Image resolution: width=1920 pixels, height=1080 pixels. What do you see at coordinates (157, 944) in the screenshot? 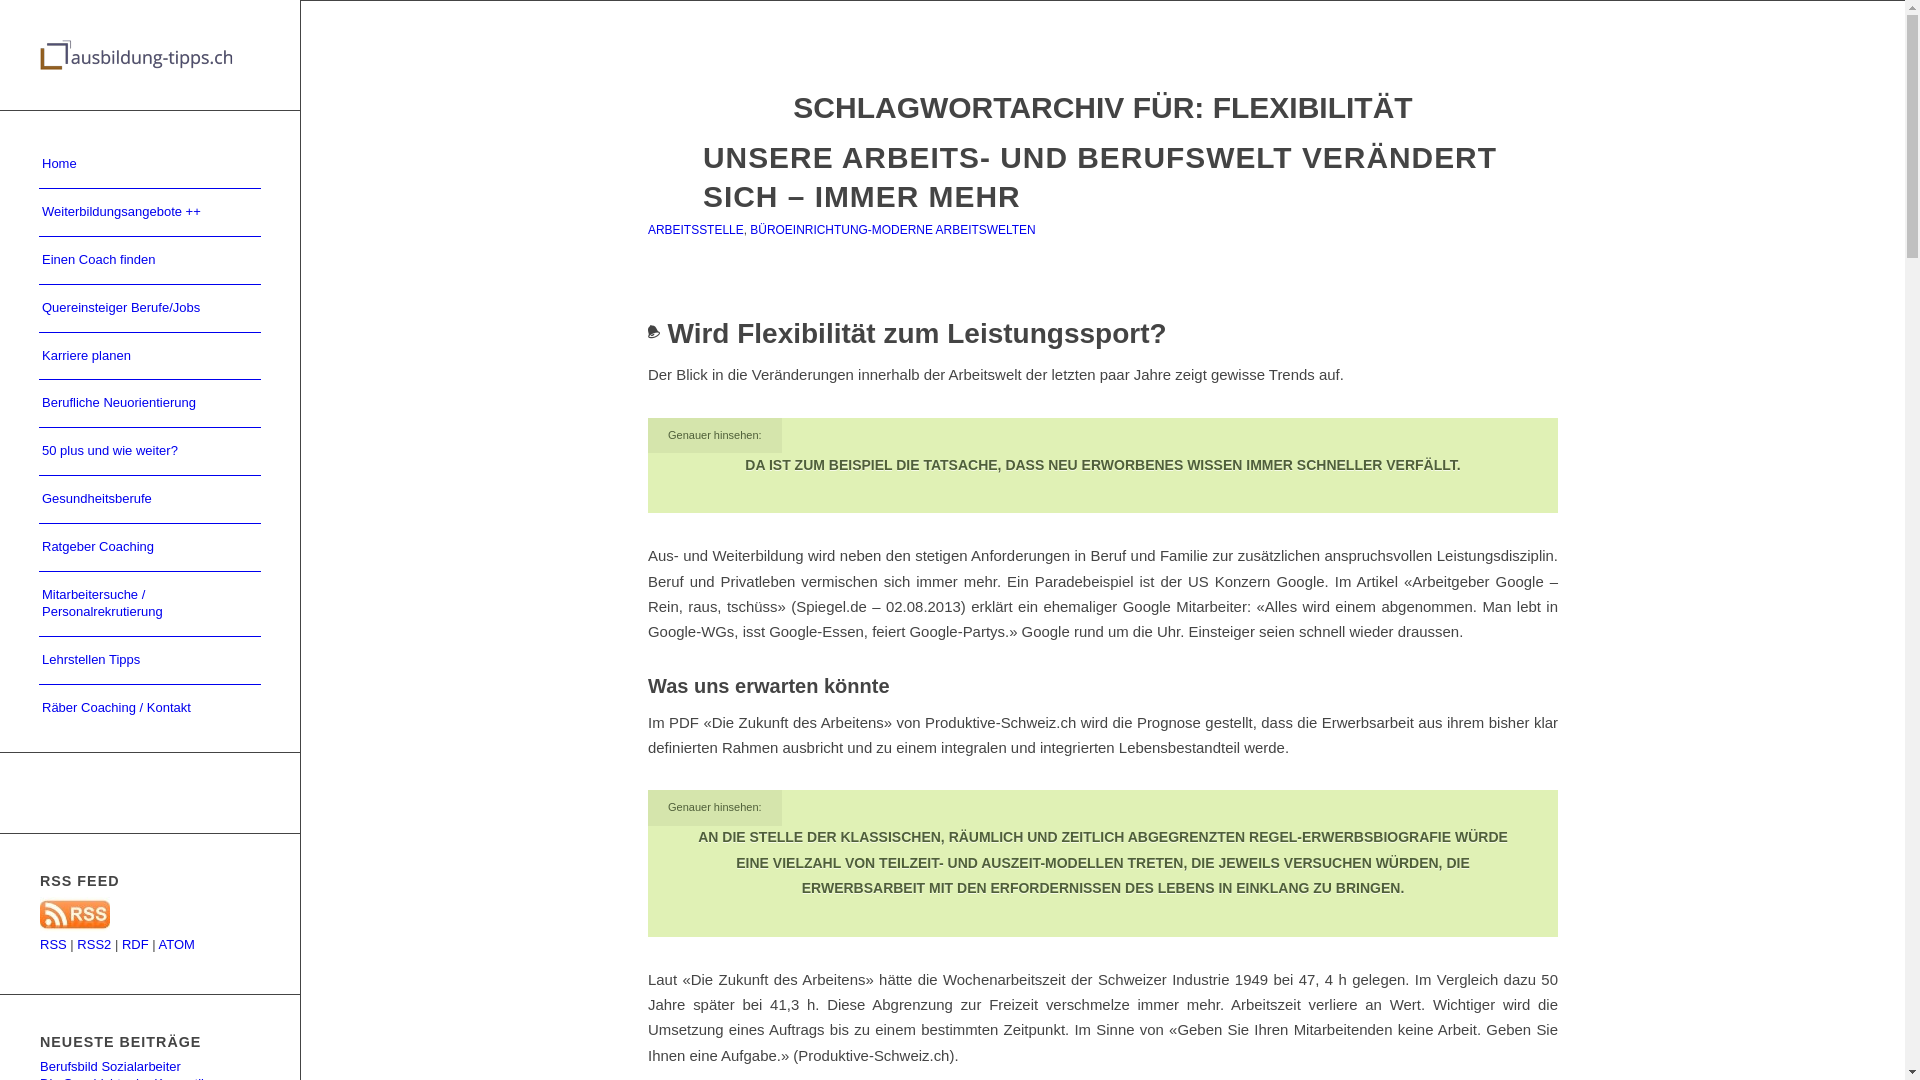
I see `'ATOM'` at bounding box center [157, 944].